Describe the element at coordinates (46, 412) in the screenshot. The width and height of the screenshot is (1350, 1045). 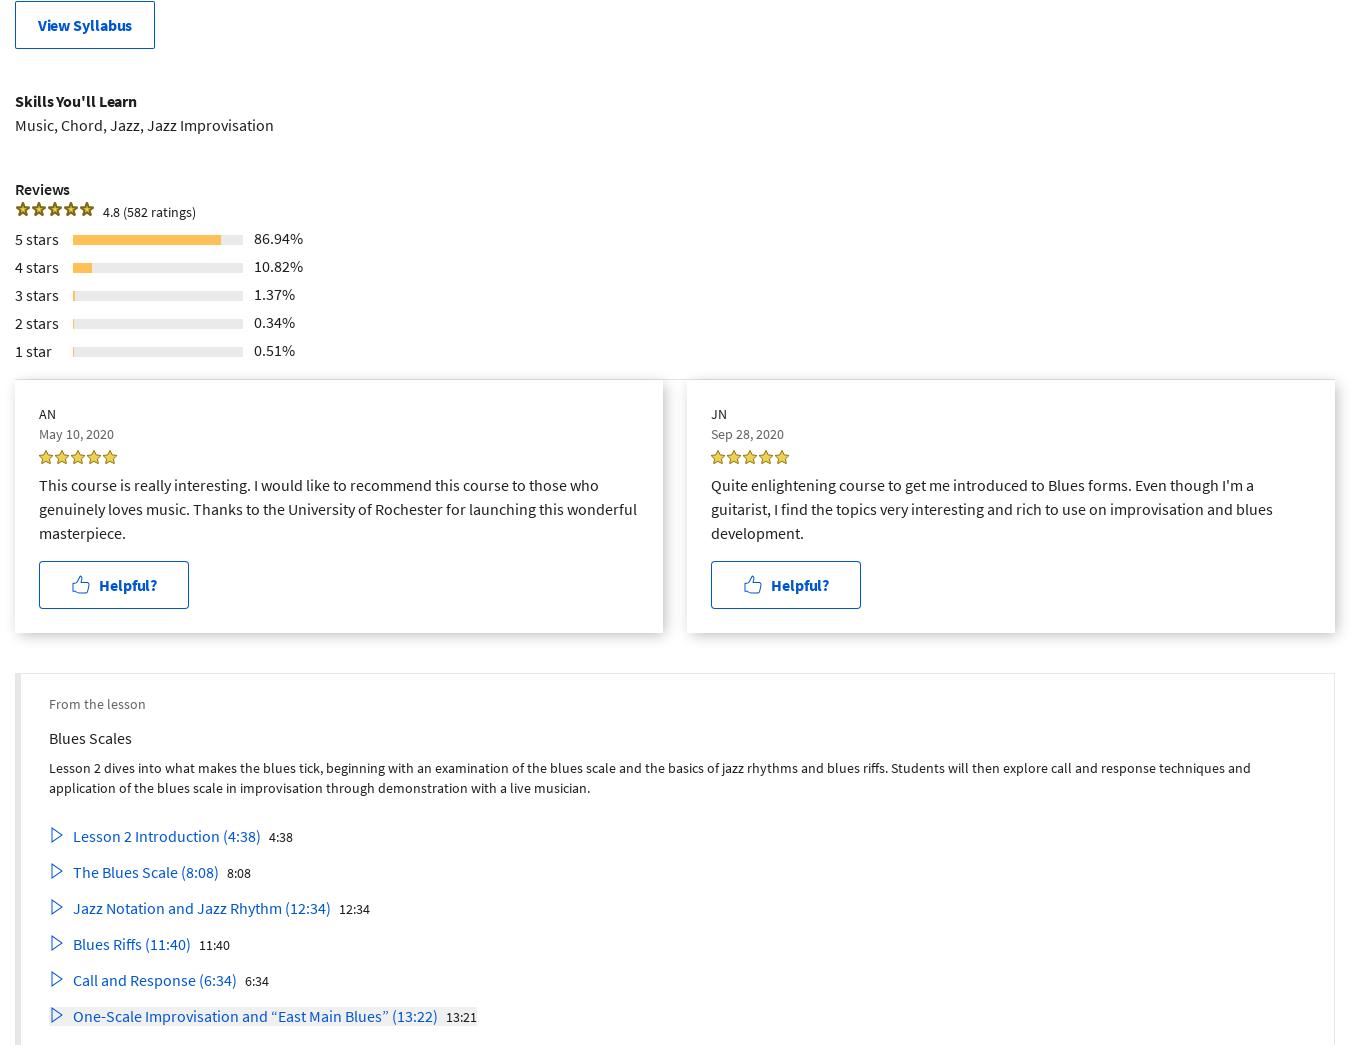
I see `'AN'` at that location.